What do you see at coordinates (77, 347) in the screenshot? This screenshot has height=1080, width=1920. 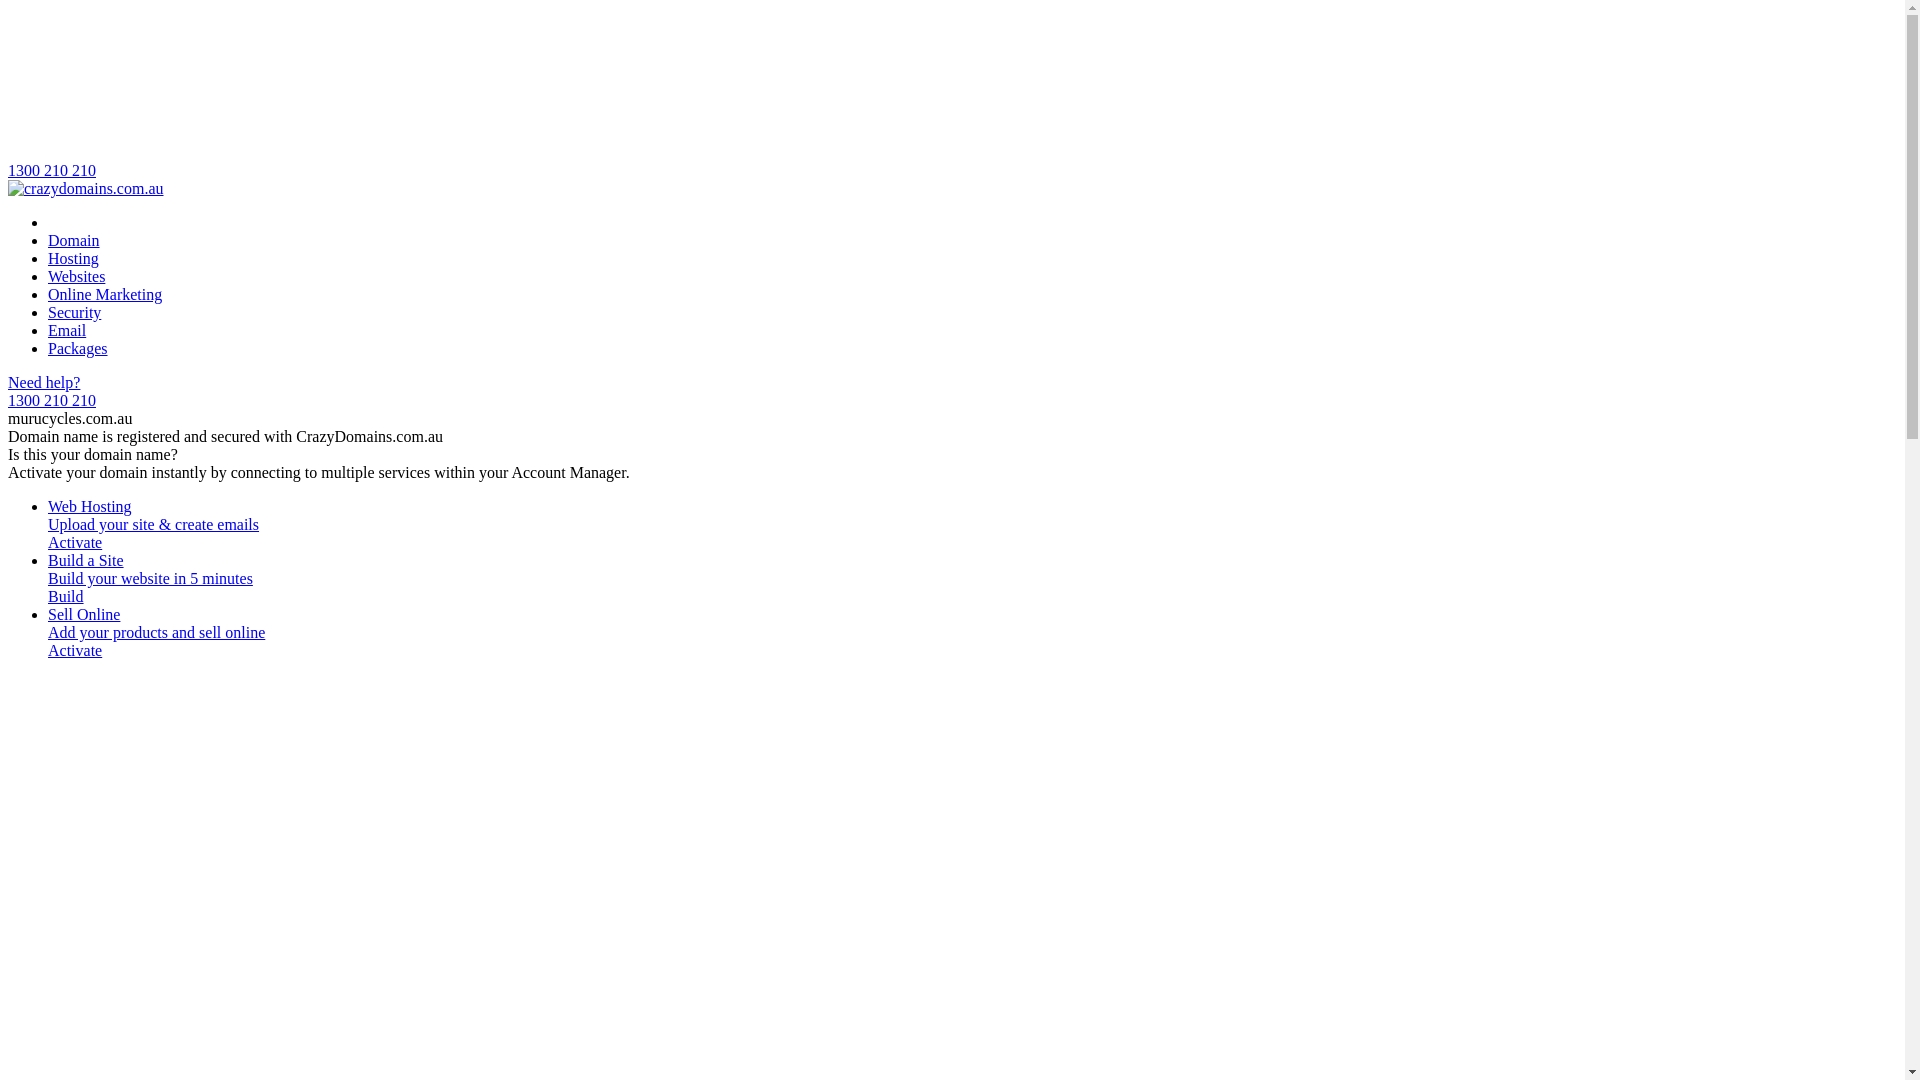 I see `'Packages'` at bounding box center [77, 347].